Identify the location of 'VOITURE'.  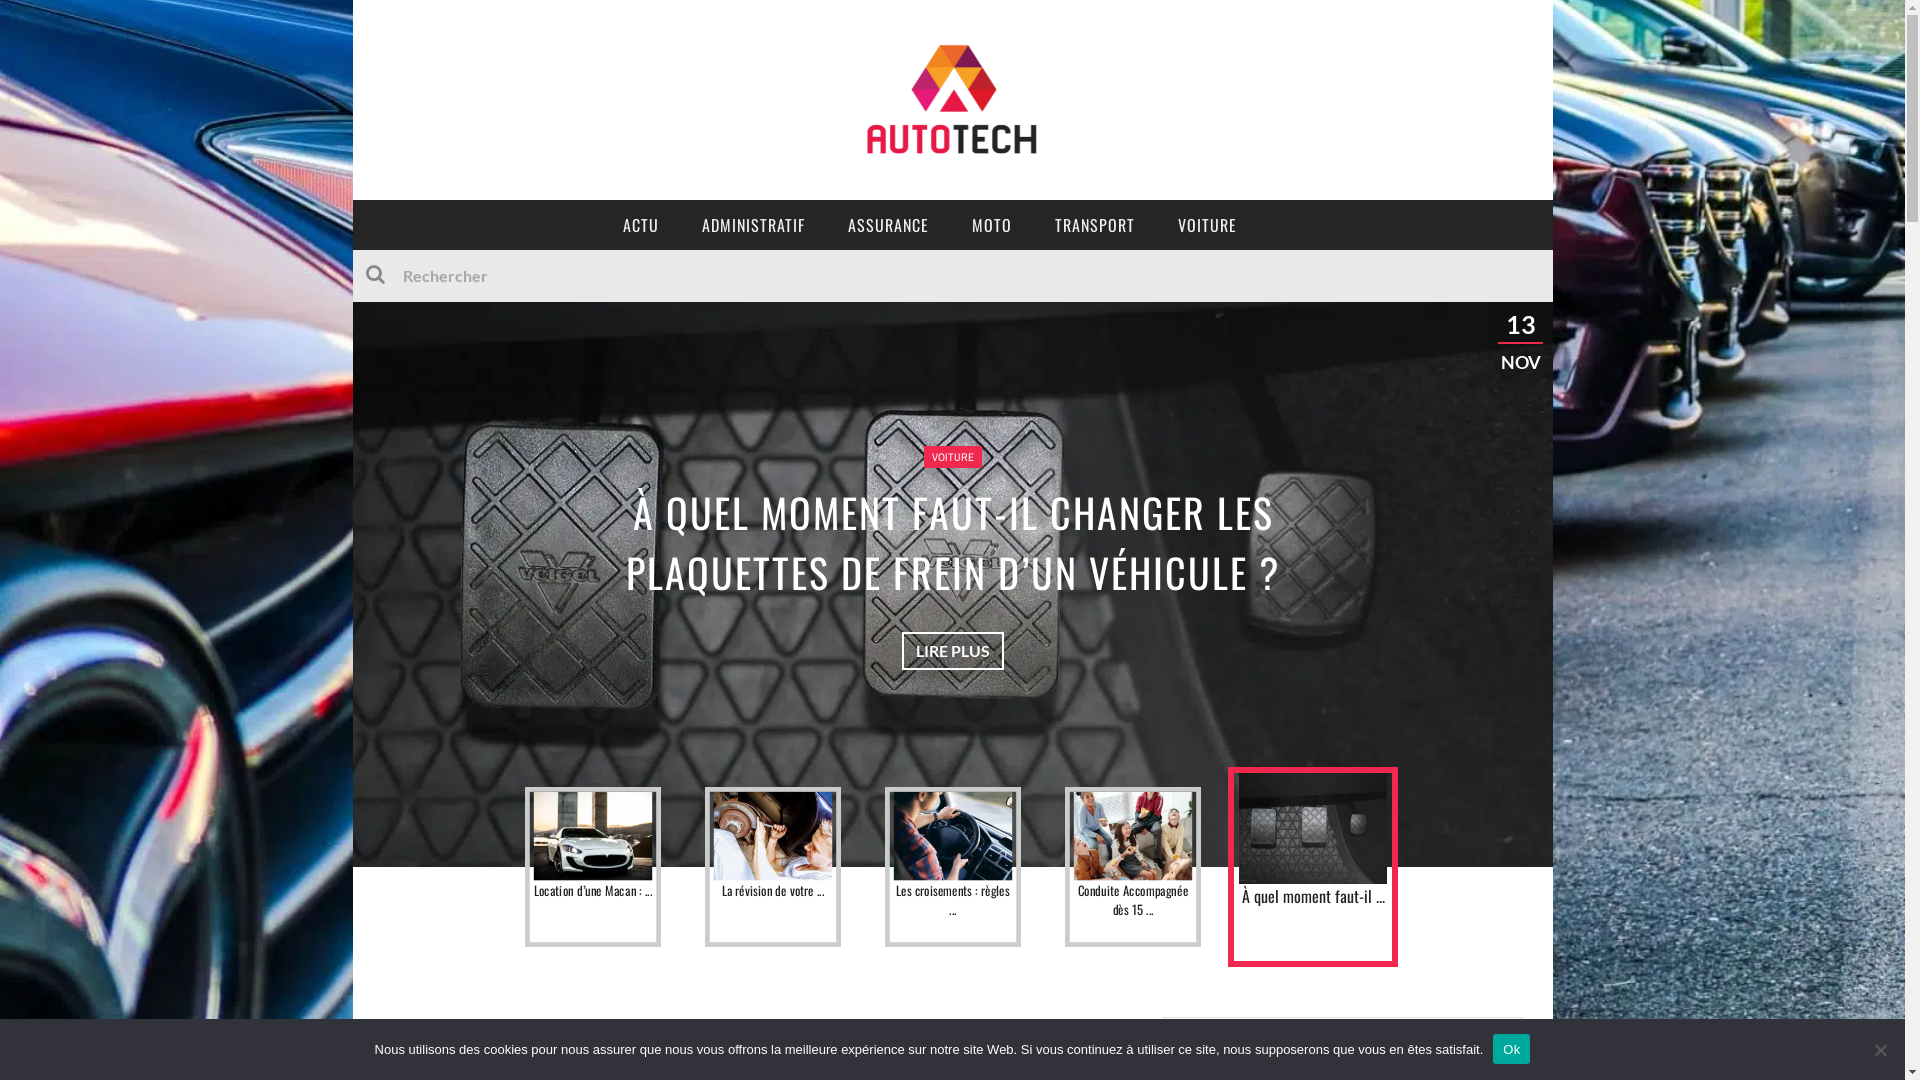
(952, 456).